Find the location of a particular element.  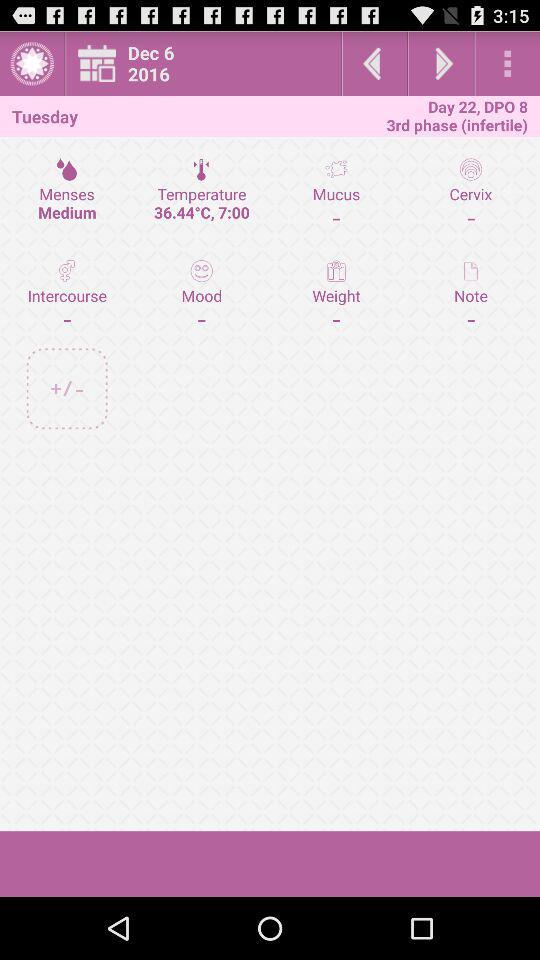

app next to the tuesday item is located at coordinates (208, 63).